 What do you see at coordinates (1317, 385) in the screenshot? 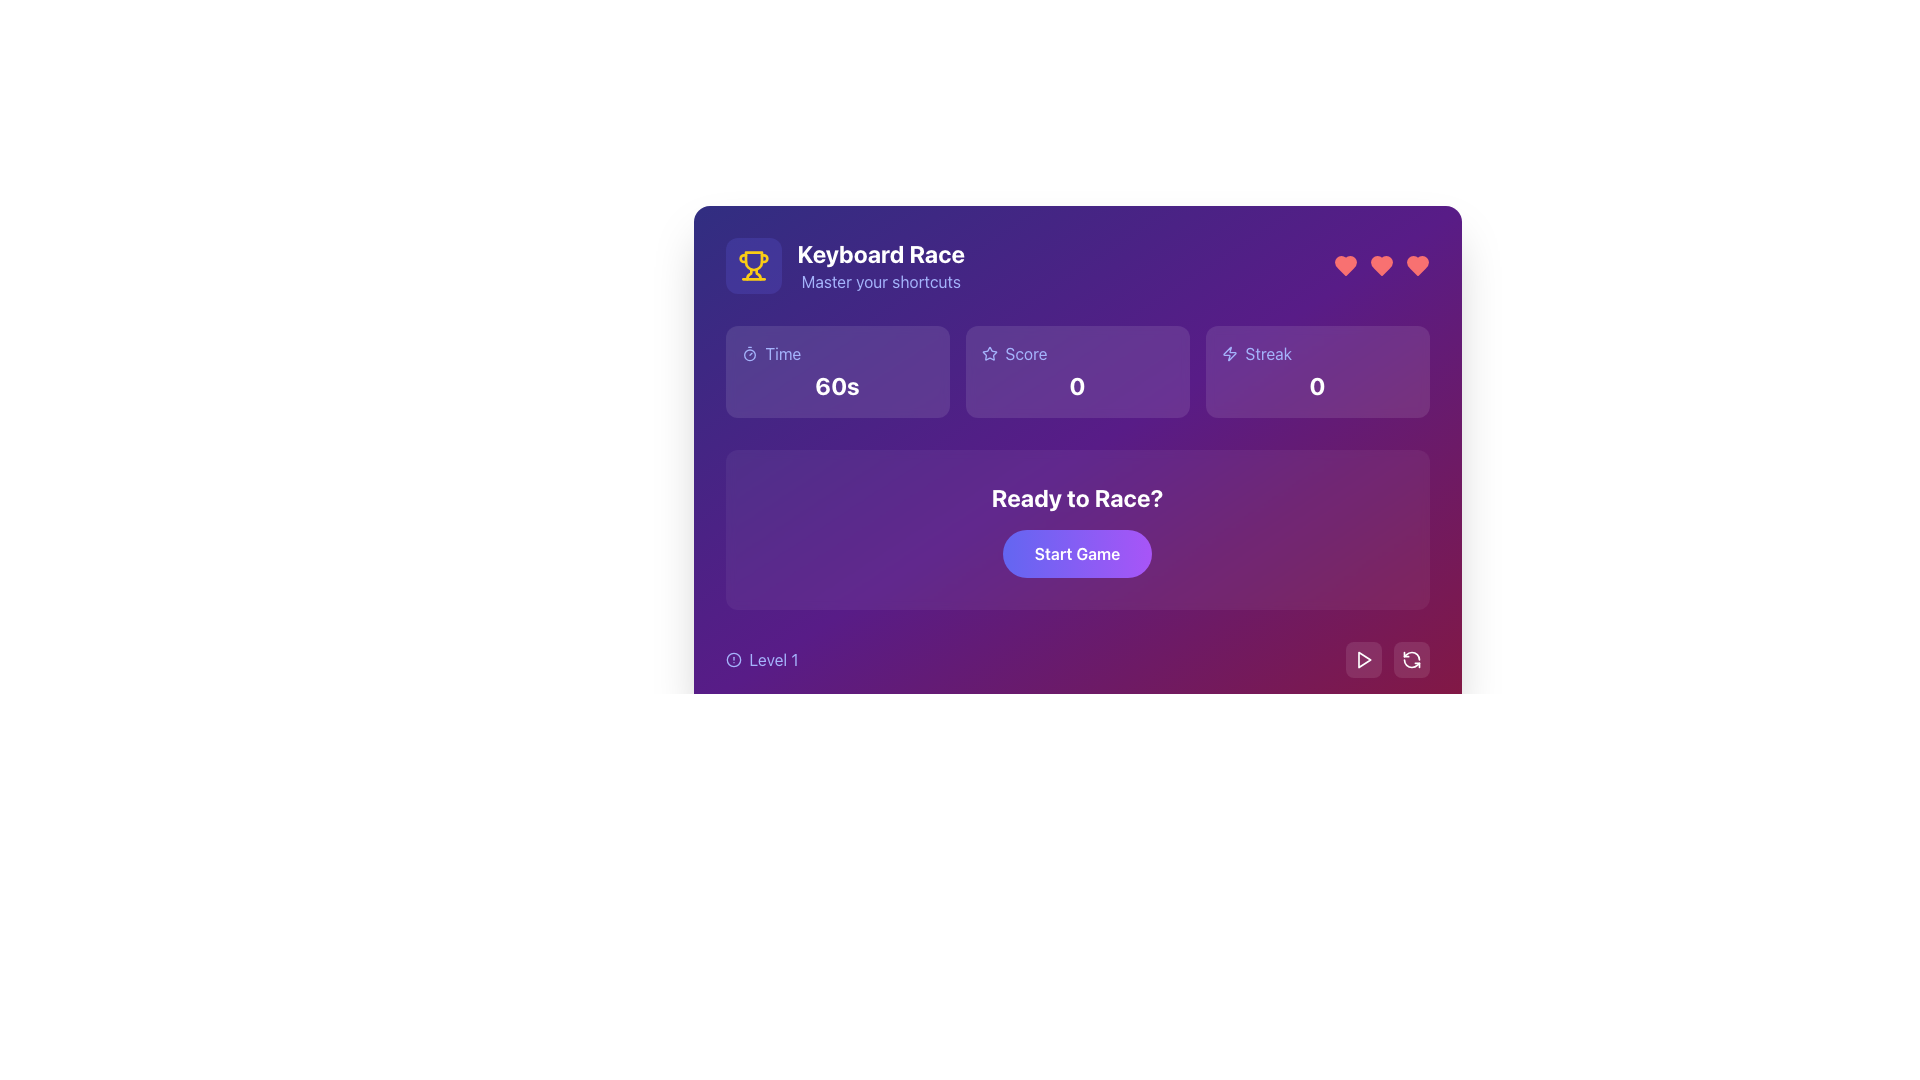
I see `the bold number '0' displayed in white font on a purple background within the 'Streak' card in the top-right quadrant of the interface` at bounding box center [1317, 385].